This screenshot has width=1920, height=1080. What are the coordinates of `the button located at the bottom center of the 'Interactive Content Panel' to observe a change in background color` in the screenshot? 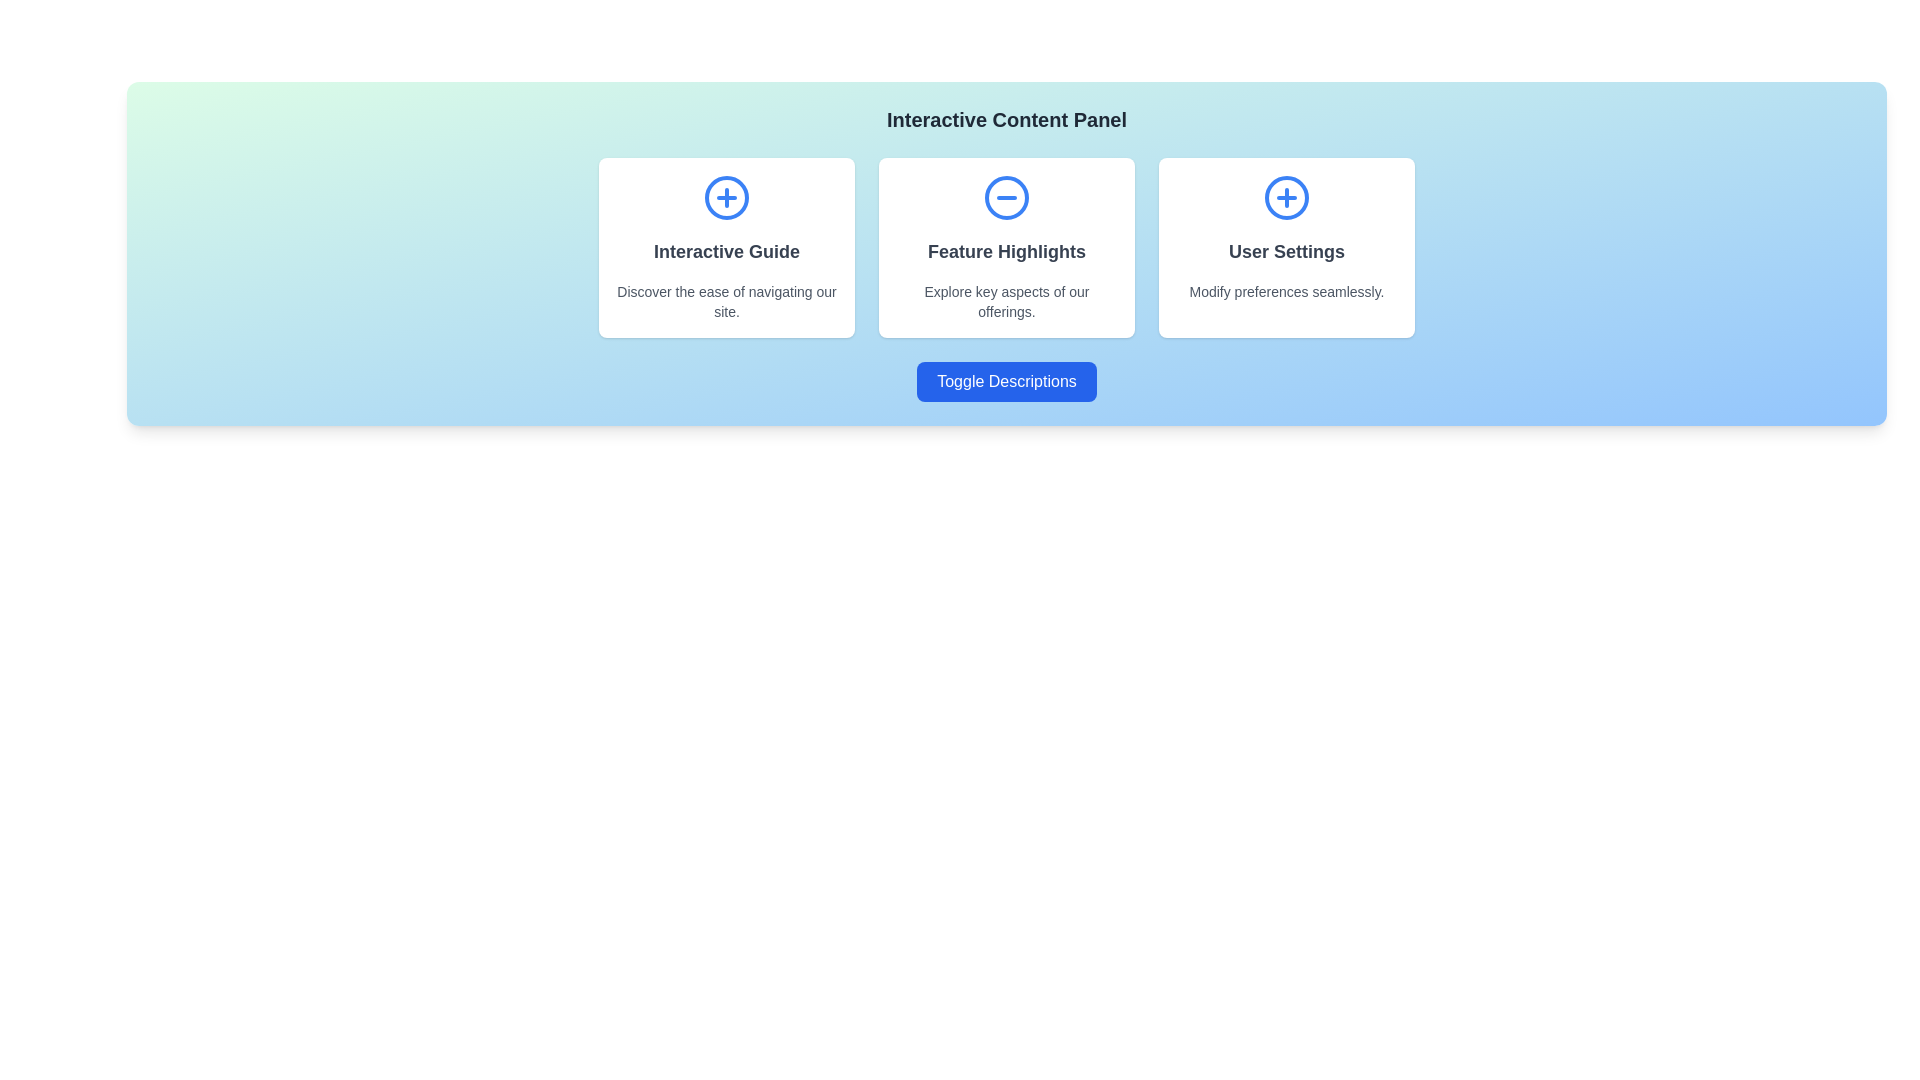 It's located at (1007, 381).